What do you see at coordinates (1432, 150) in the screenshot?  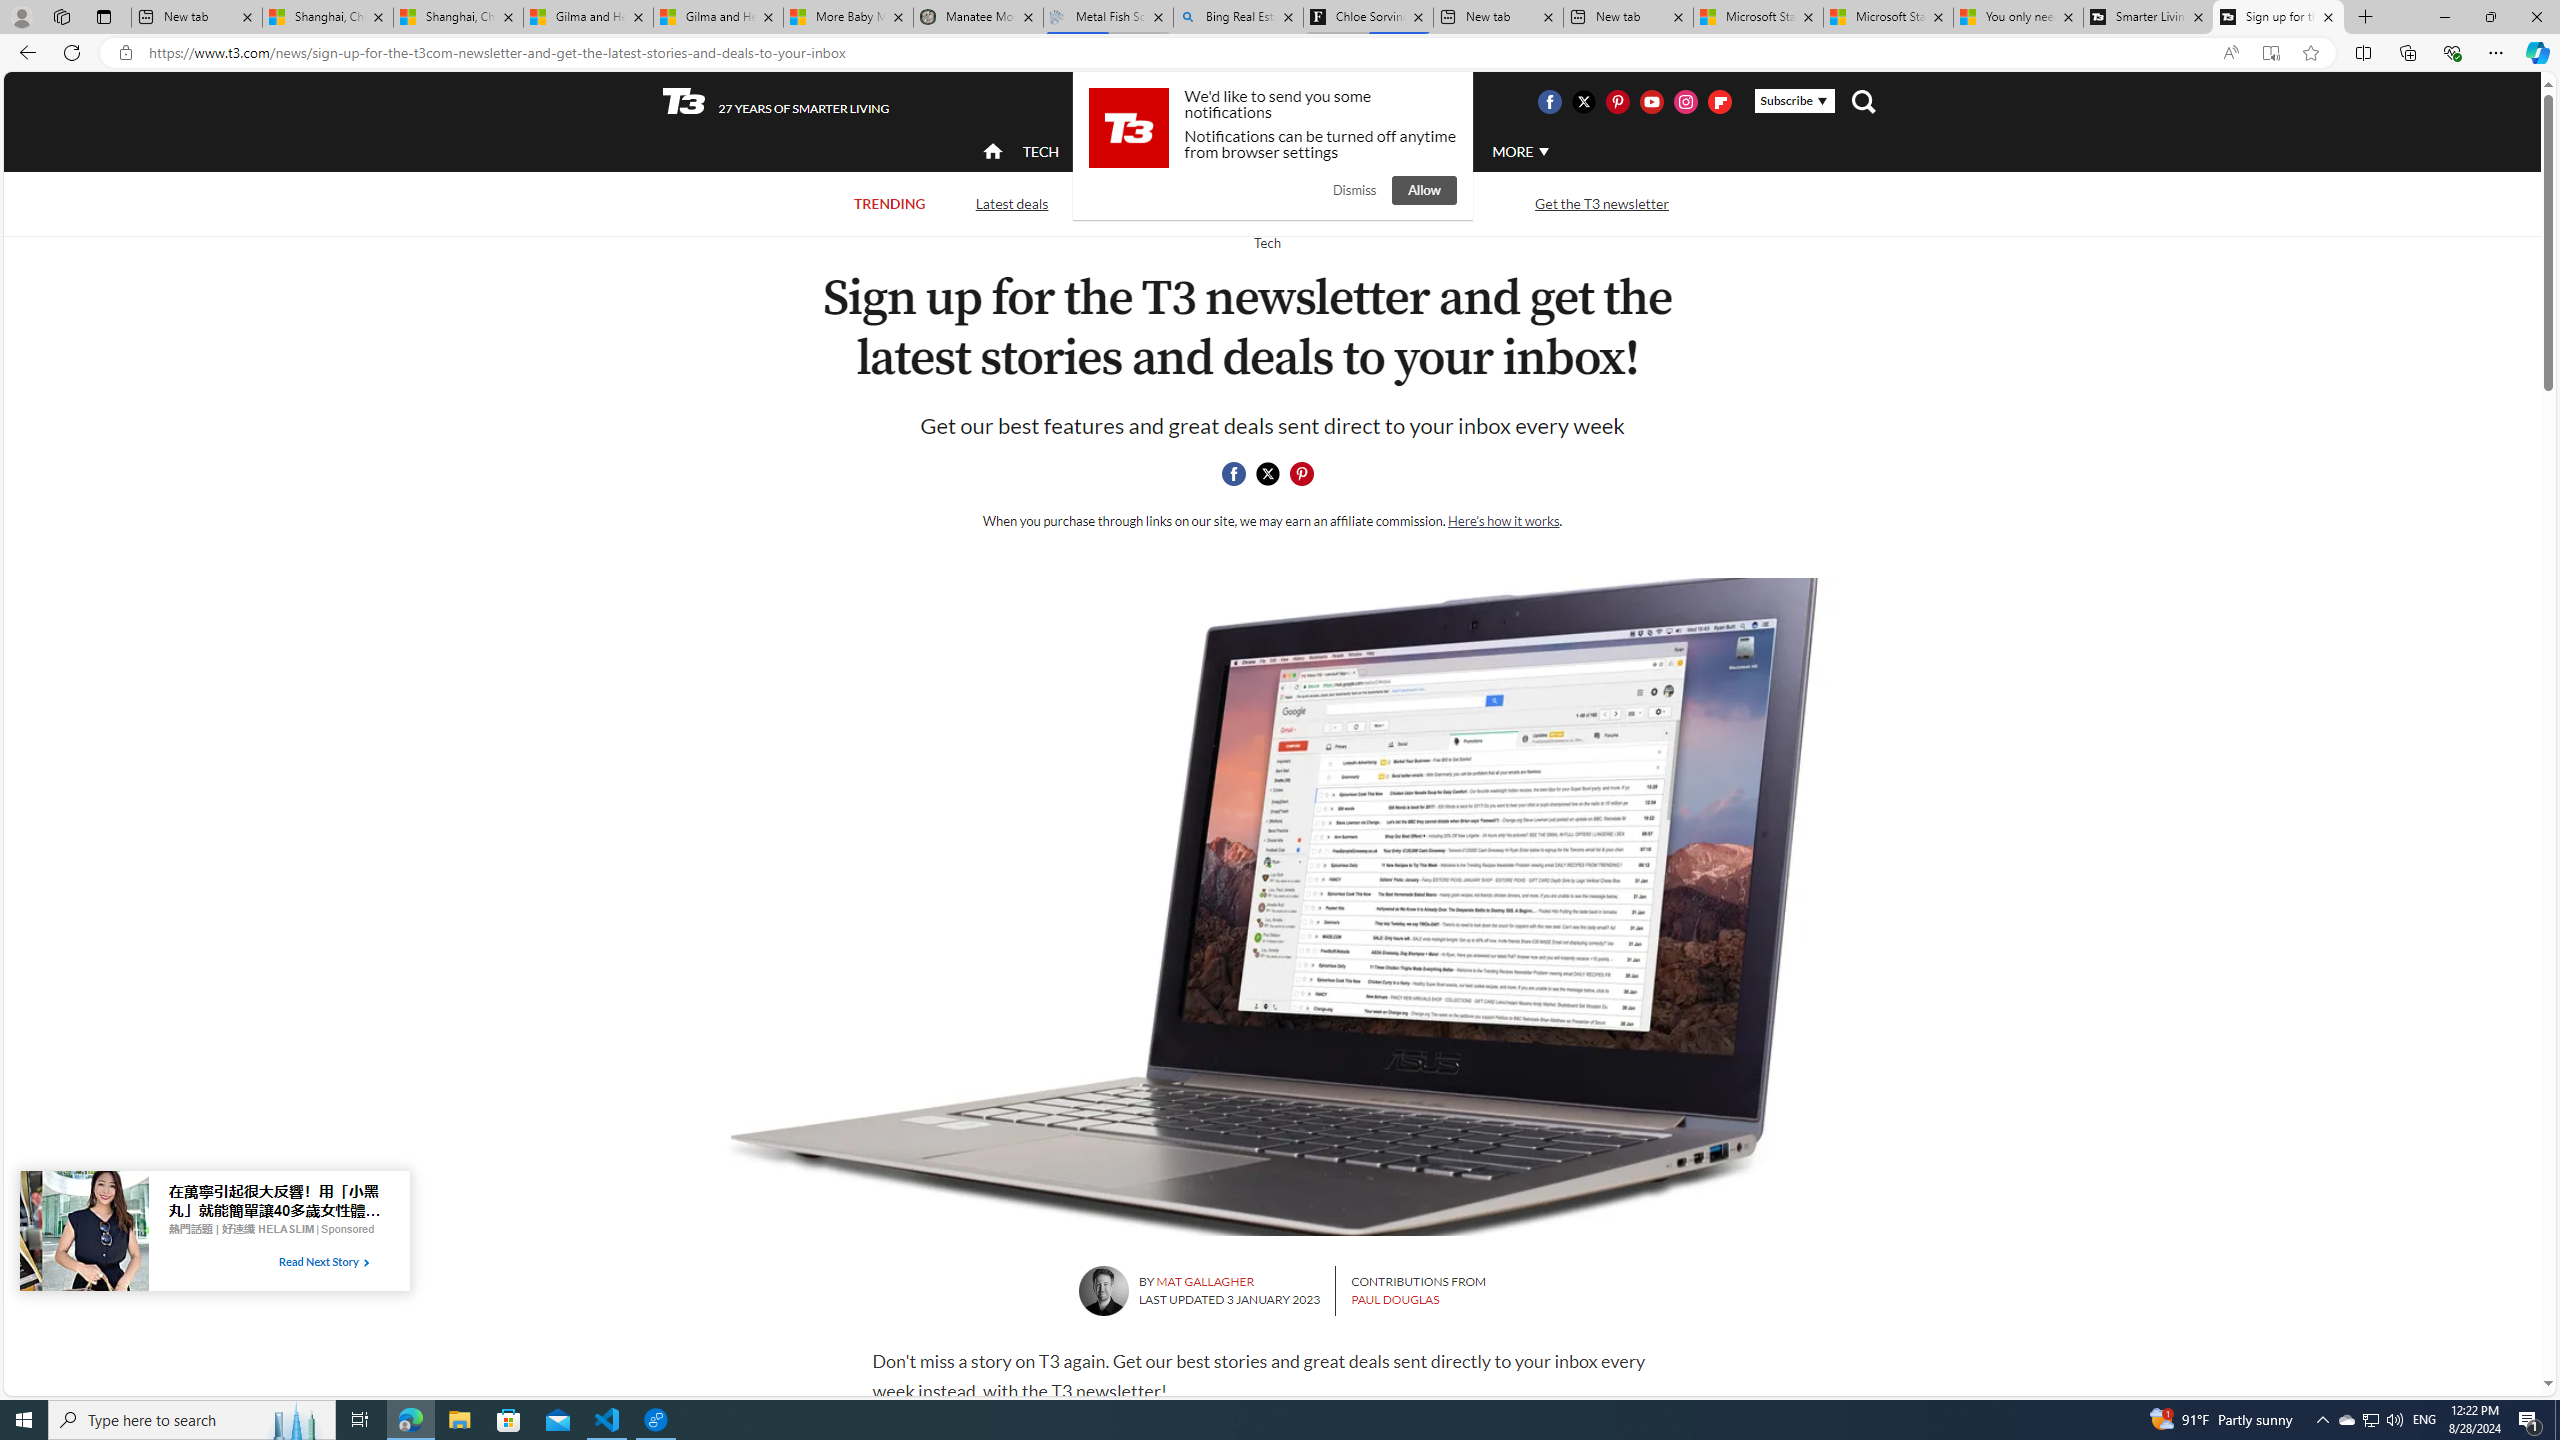 I see `'AUTO'` at bounding box center [1432, 150].